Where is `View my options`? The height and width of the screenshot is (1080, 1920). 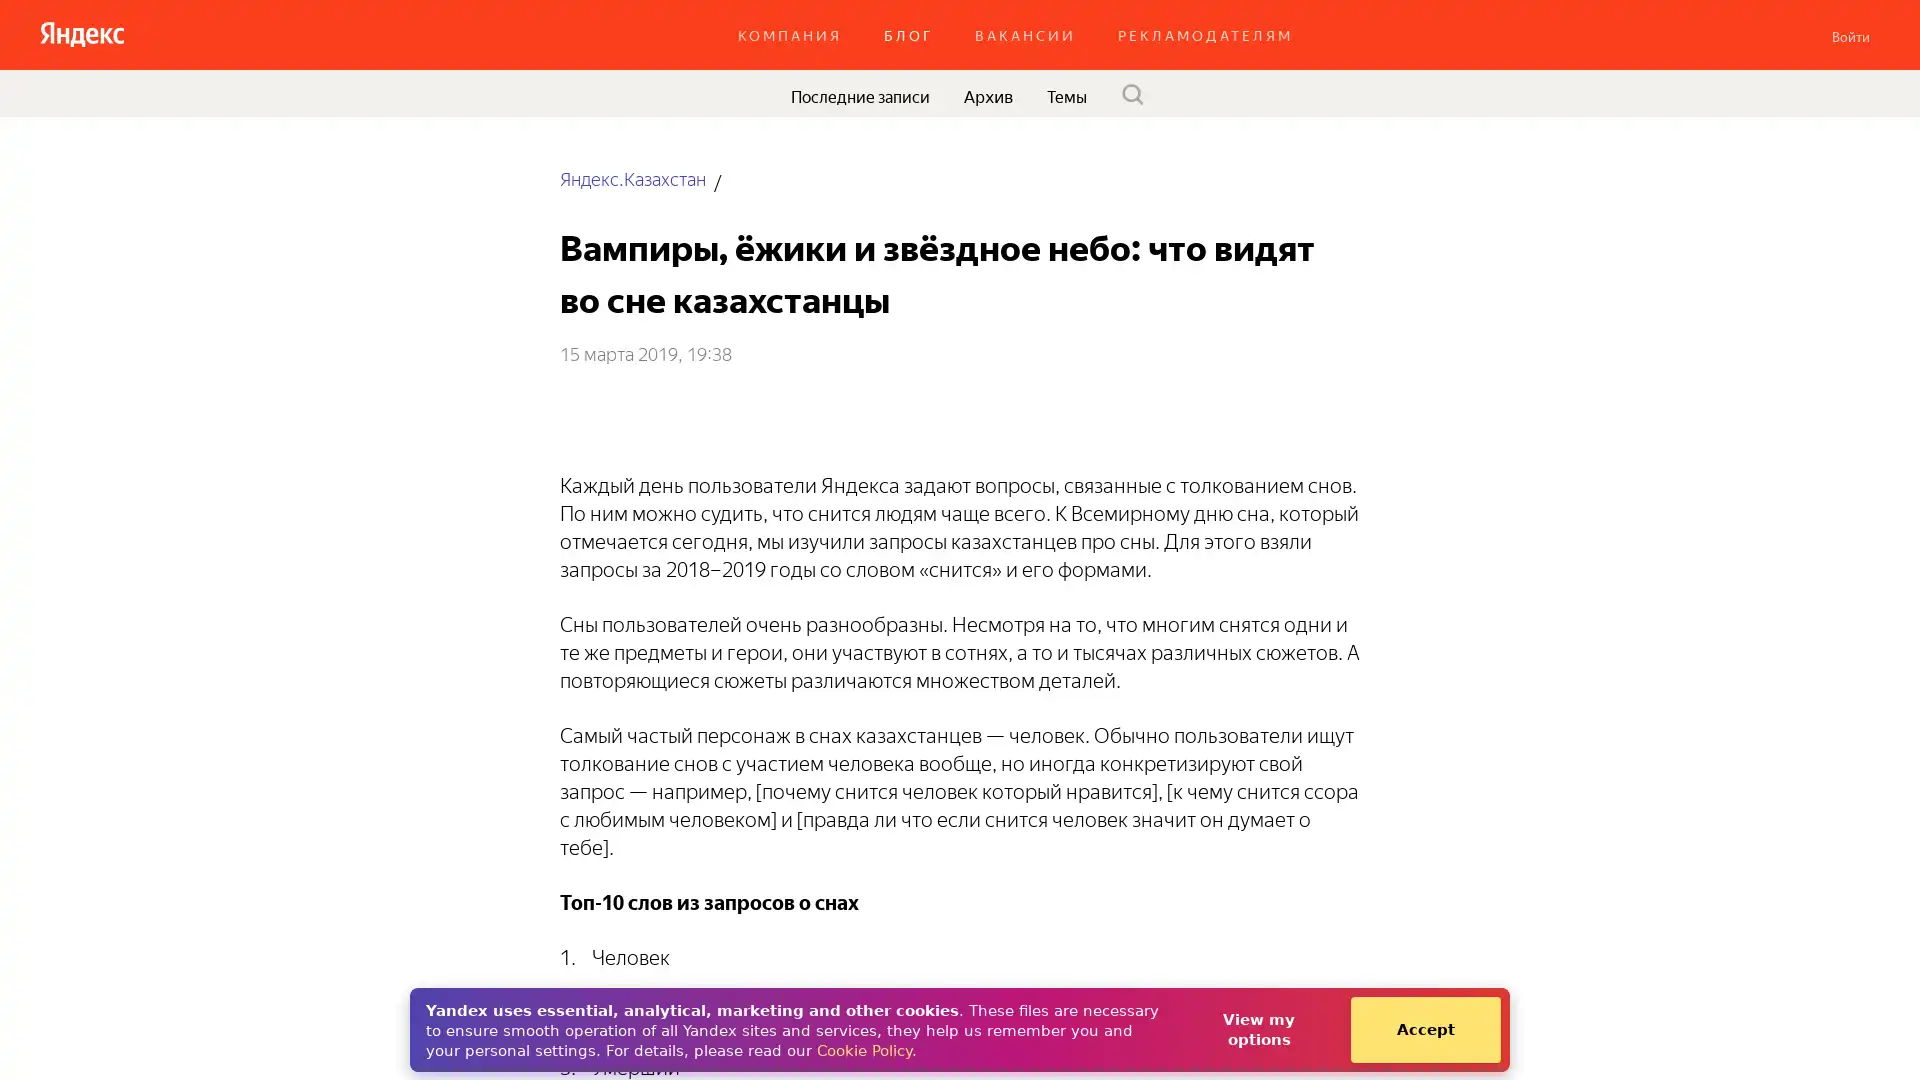 View my options is located at coordinates (1257, 1029).